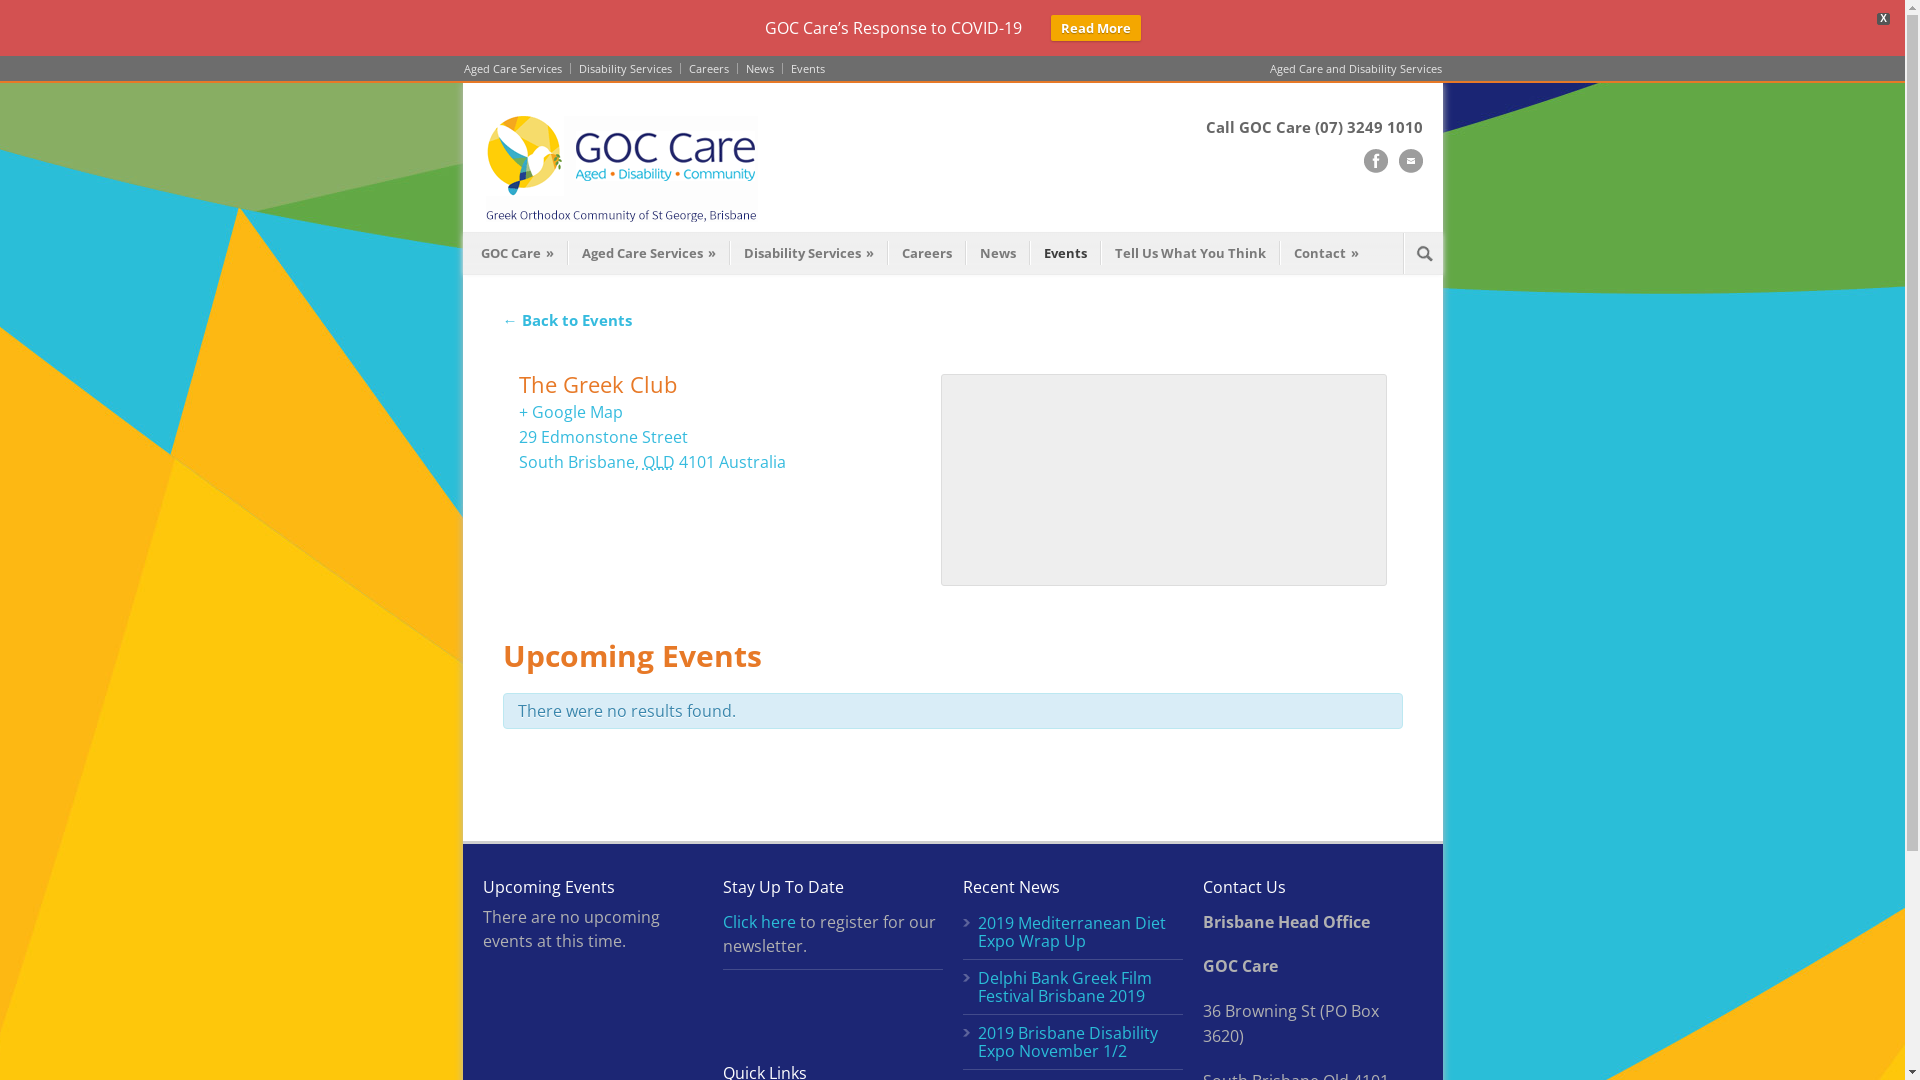  Describe the element at coordinates (925, 252) in the screenshot. I see `'Careers'` at that location.